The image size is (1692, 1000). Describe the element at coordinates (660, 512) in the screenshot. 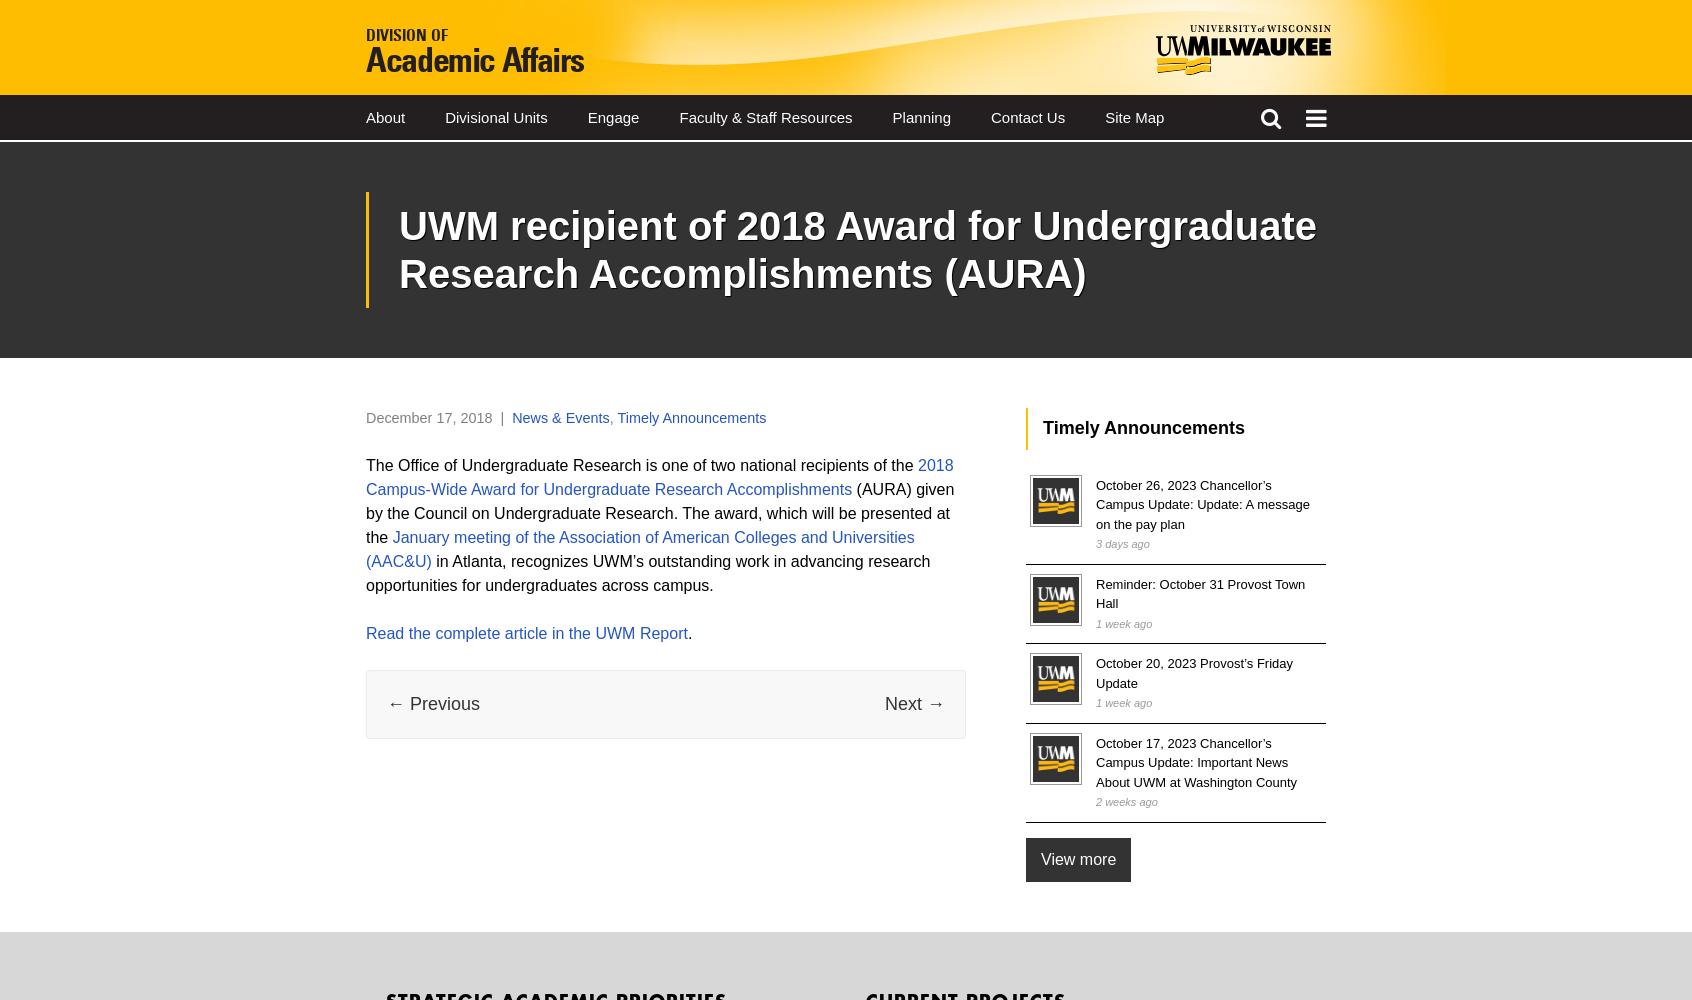

I see `'(AURA) given by the Council on Undergraduate Research. The award, which will be presented at the'` at that location.